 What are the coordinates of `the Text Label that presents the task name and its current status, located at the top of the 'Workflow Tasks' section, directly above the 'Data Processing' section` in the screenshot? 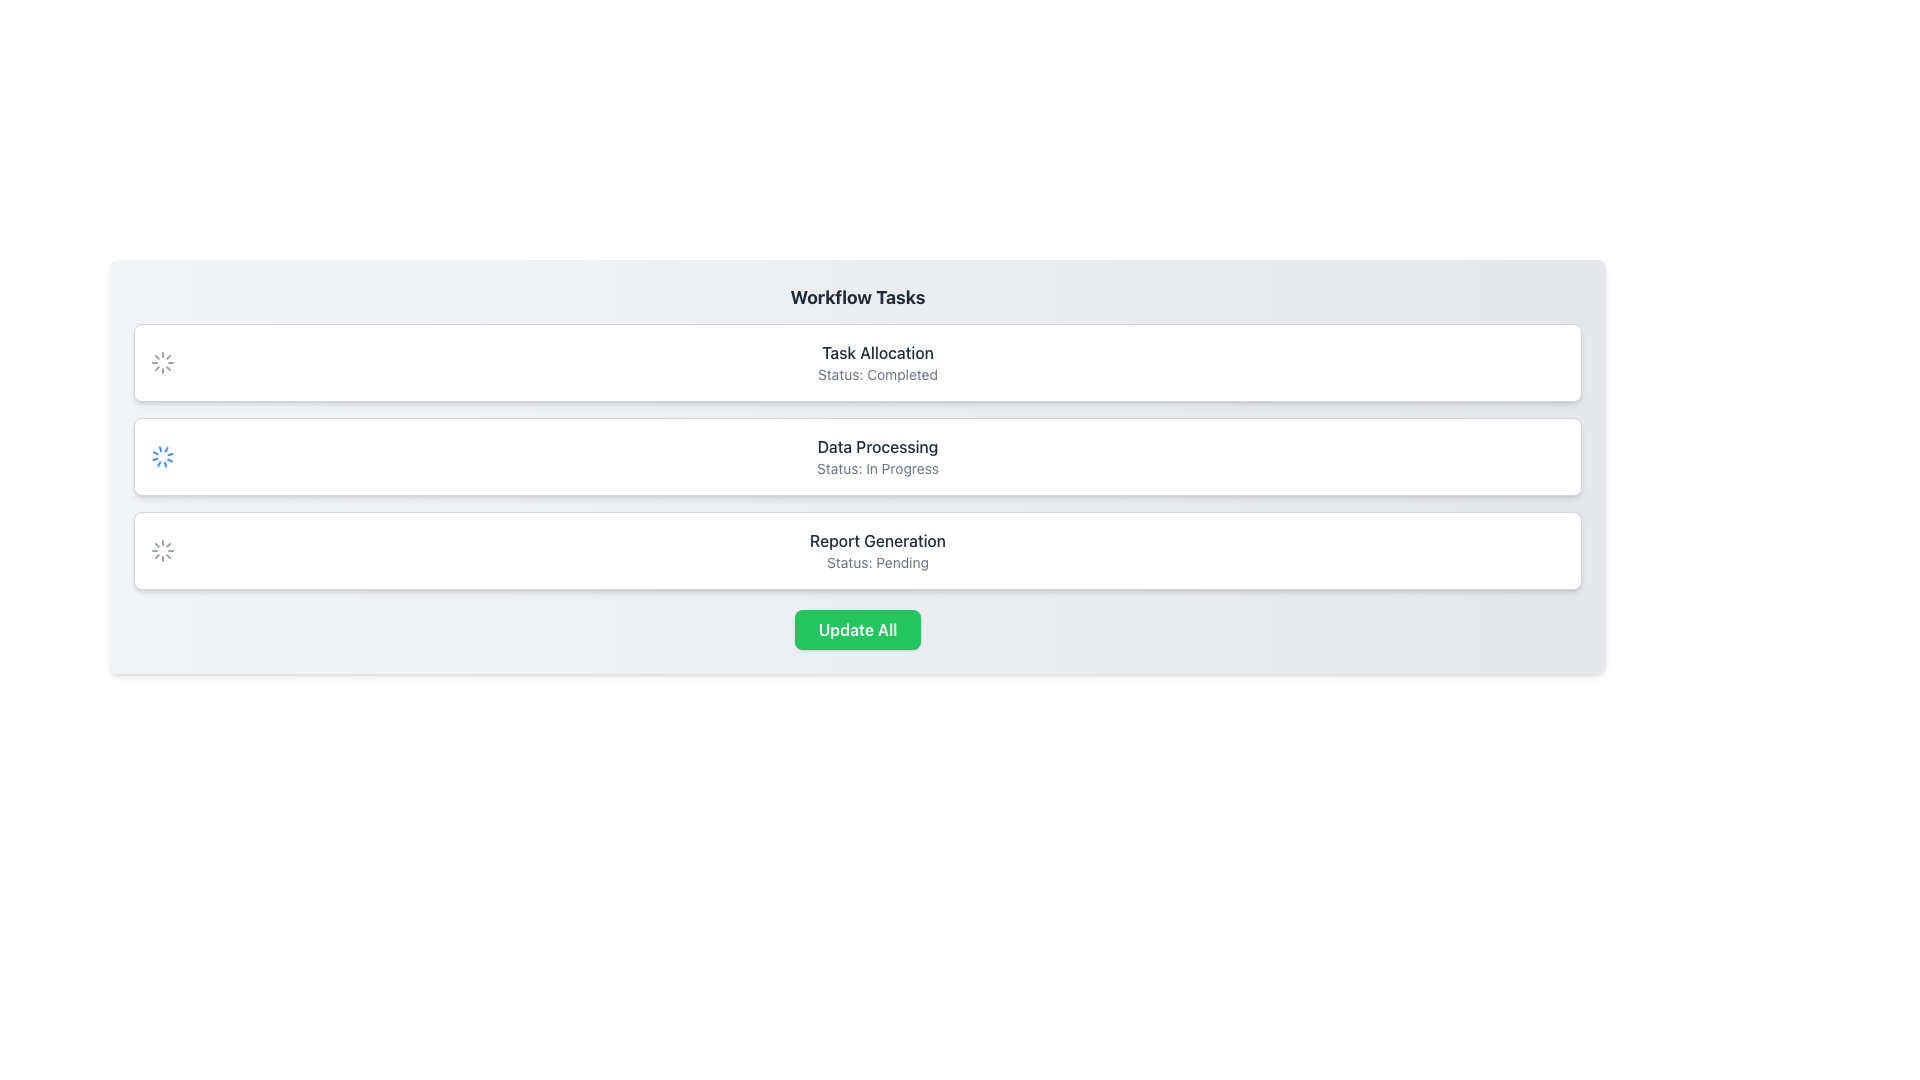 It's located at (878, 362).